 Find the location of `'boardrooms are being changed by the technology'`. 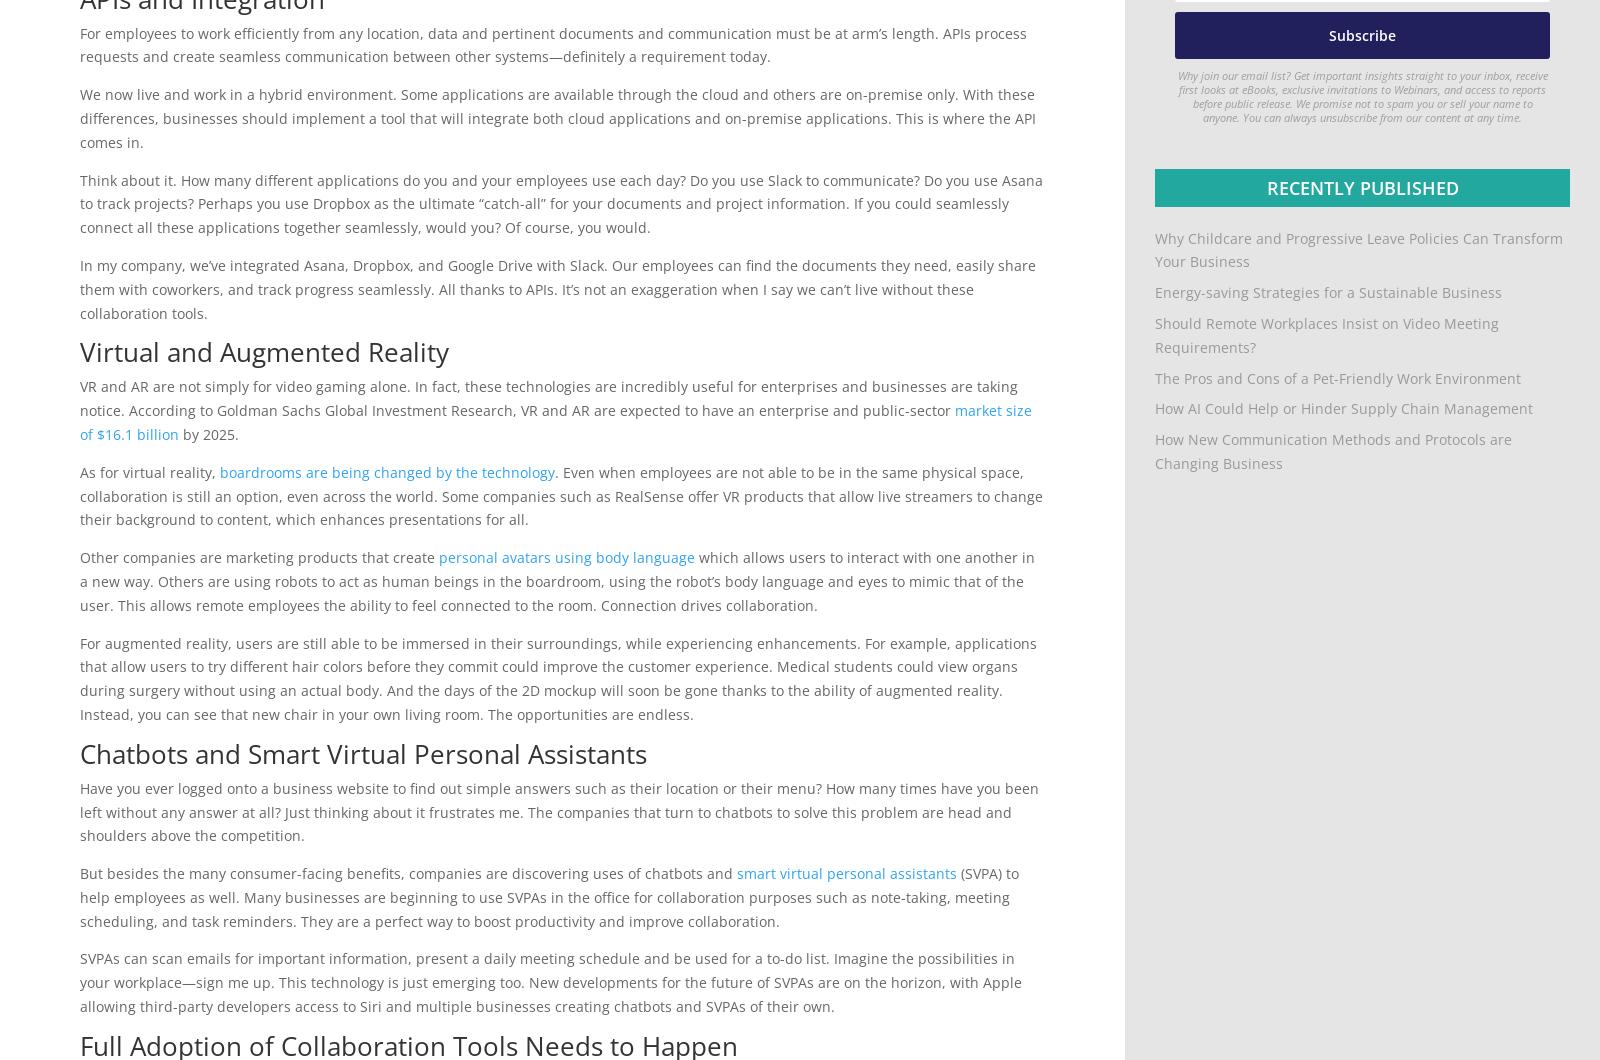

'boardrooms are being changed by the technology' is located at coordinates (387, 470).